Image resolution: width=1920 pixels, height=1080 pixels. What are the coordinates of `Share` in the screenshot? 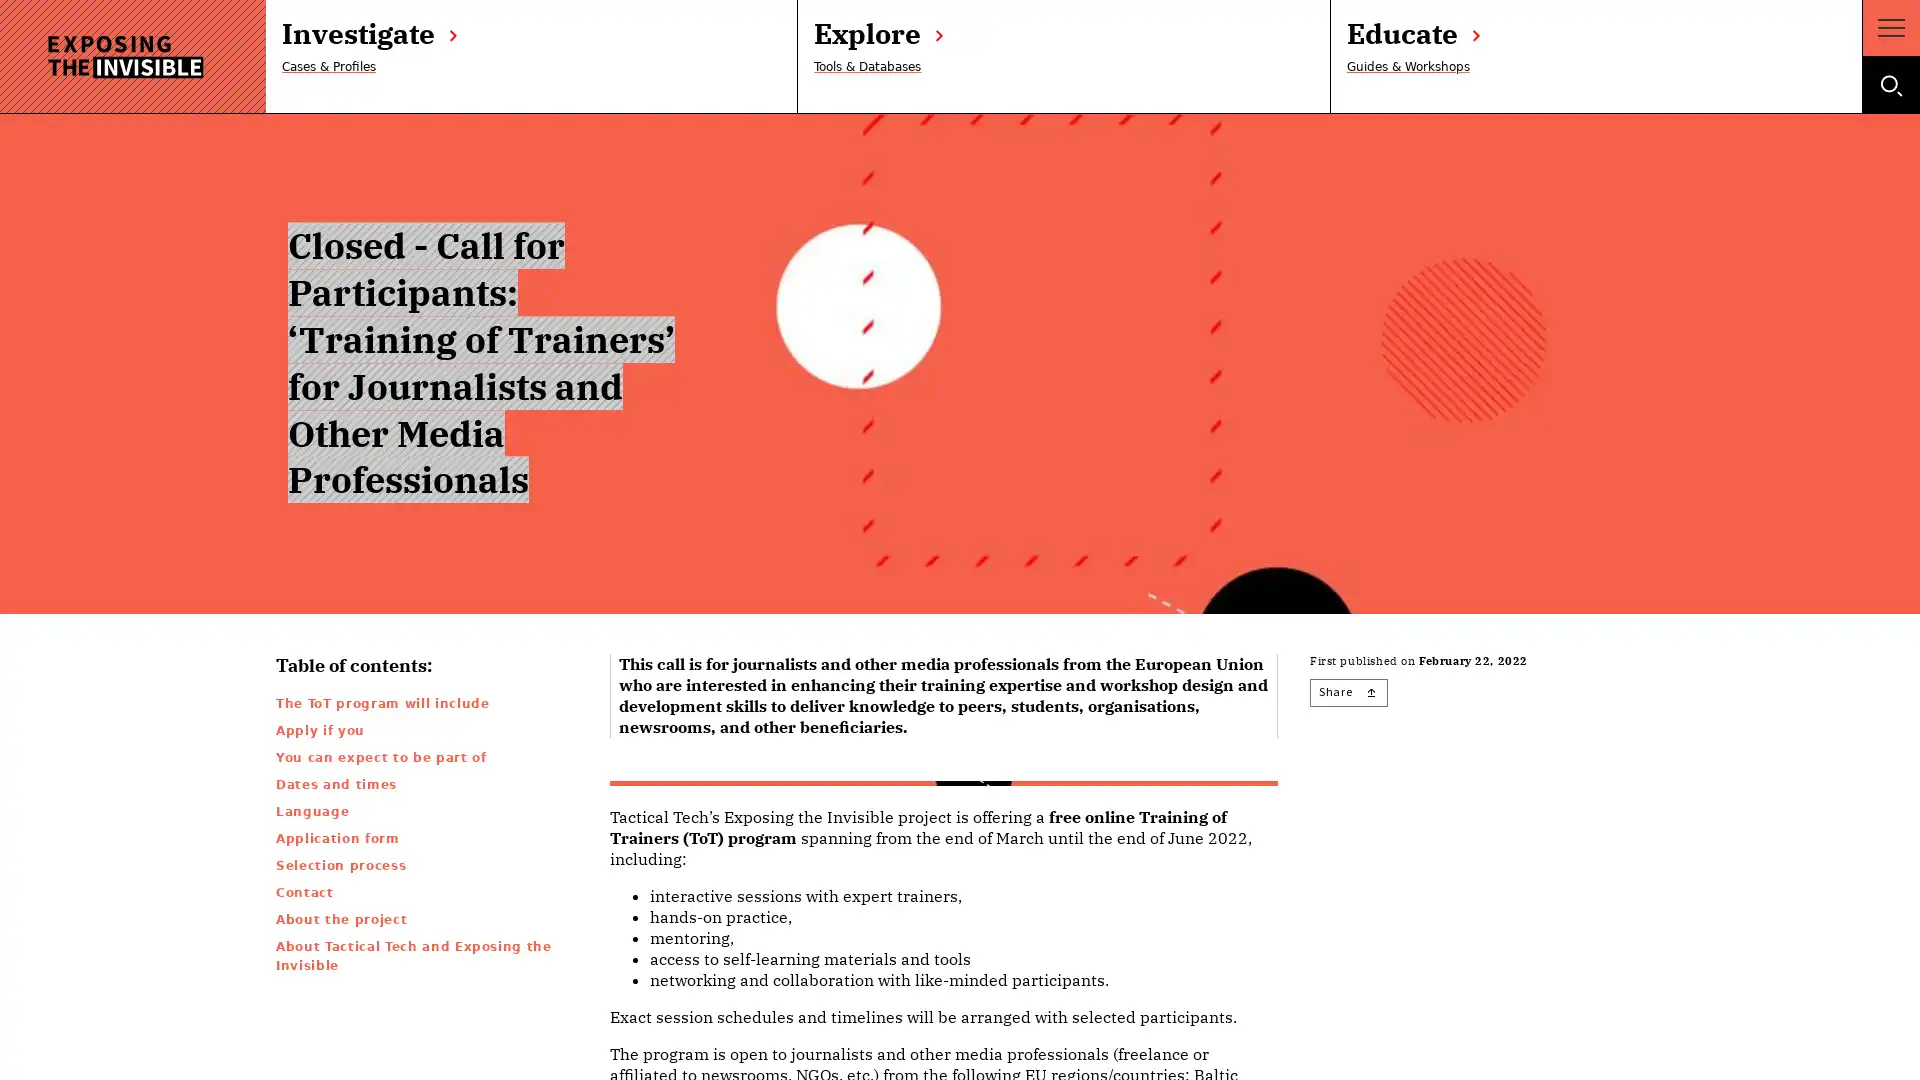 It's located at (1348, 692).